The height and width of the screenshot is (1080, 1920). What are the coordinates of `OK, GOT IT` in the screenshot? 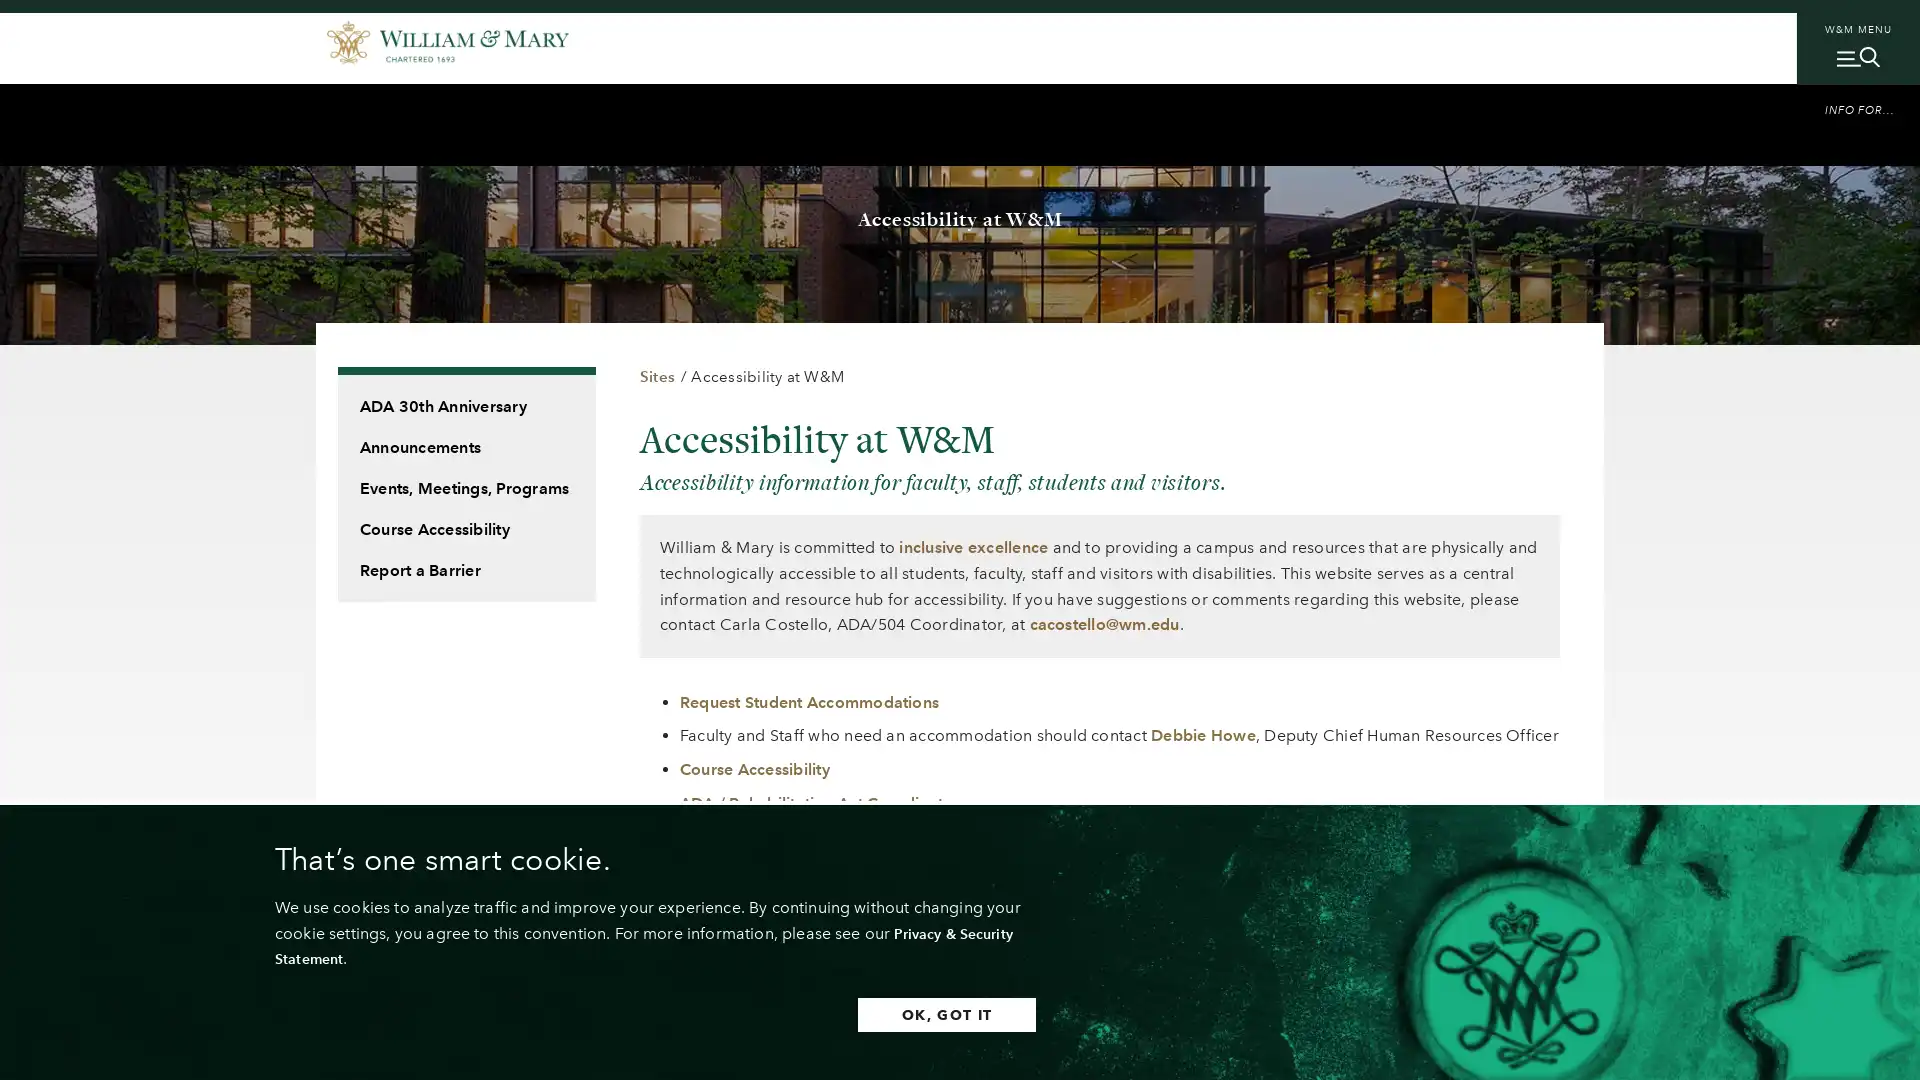 It's located at (889, 1014).